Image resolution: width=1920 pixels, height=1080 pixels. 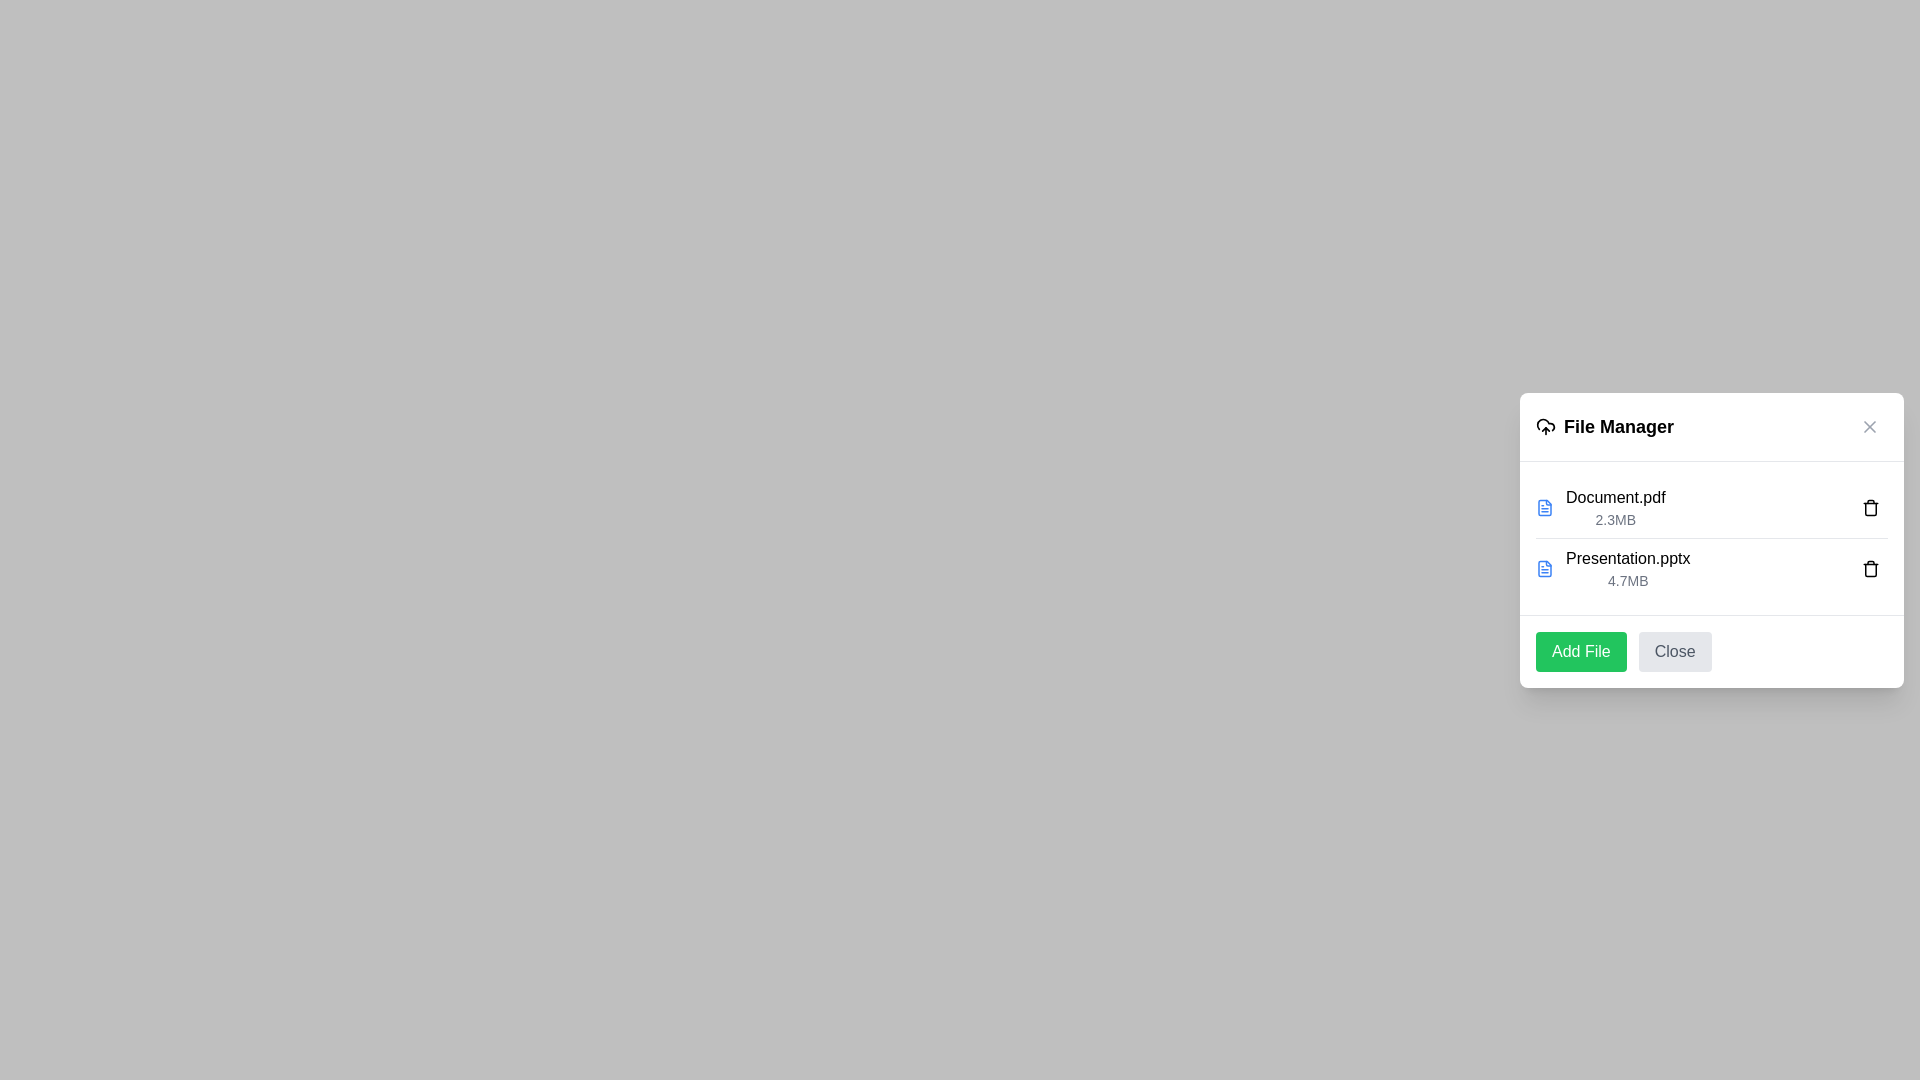 What do you see at coordinates (1544, 506) in the screenshot?
I see `the icon representing the file document associated with 'Document.pdf' in the 'File Manager' panel` at bounding box center [1544, 506].